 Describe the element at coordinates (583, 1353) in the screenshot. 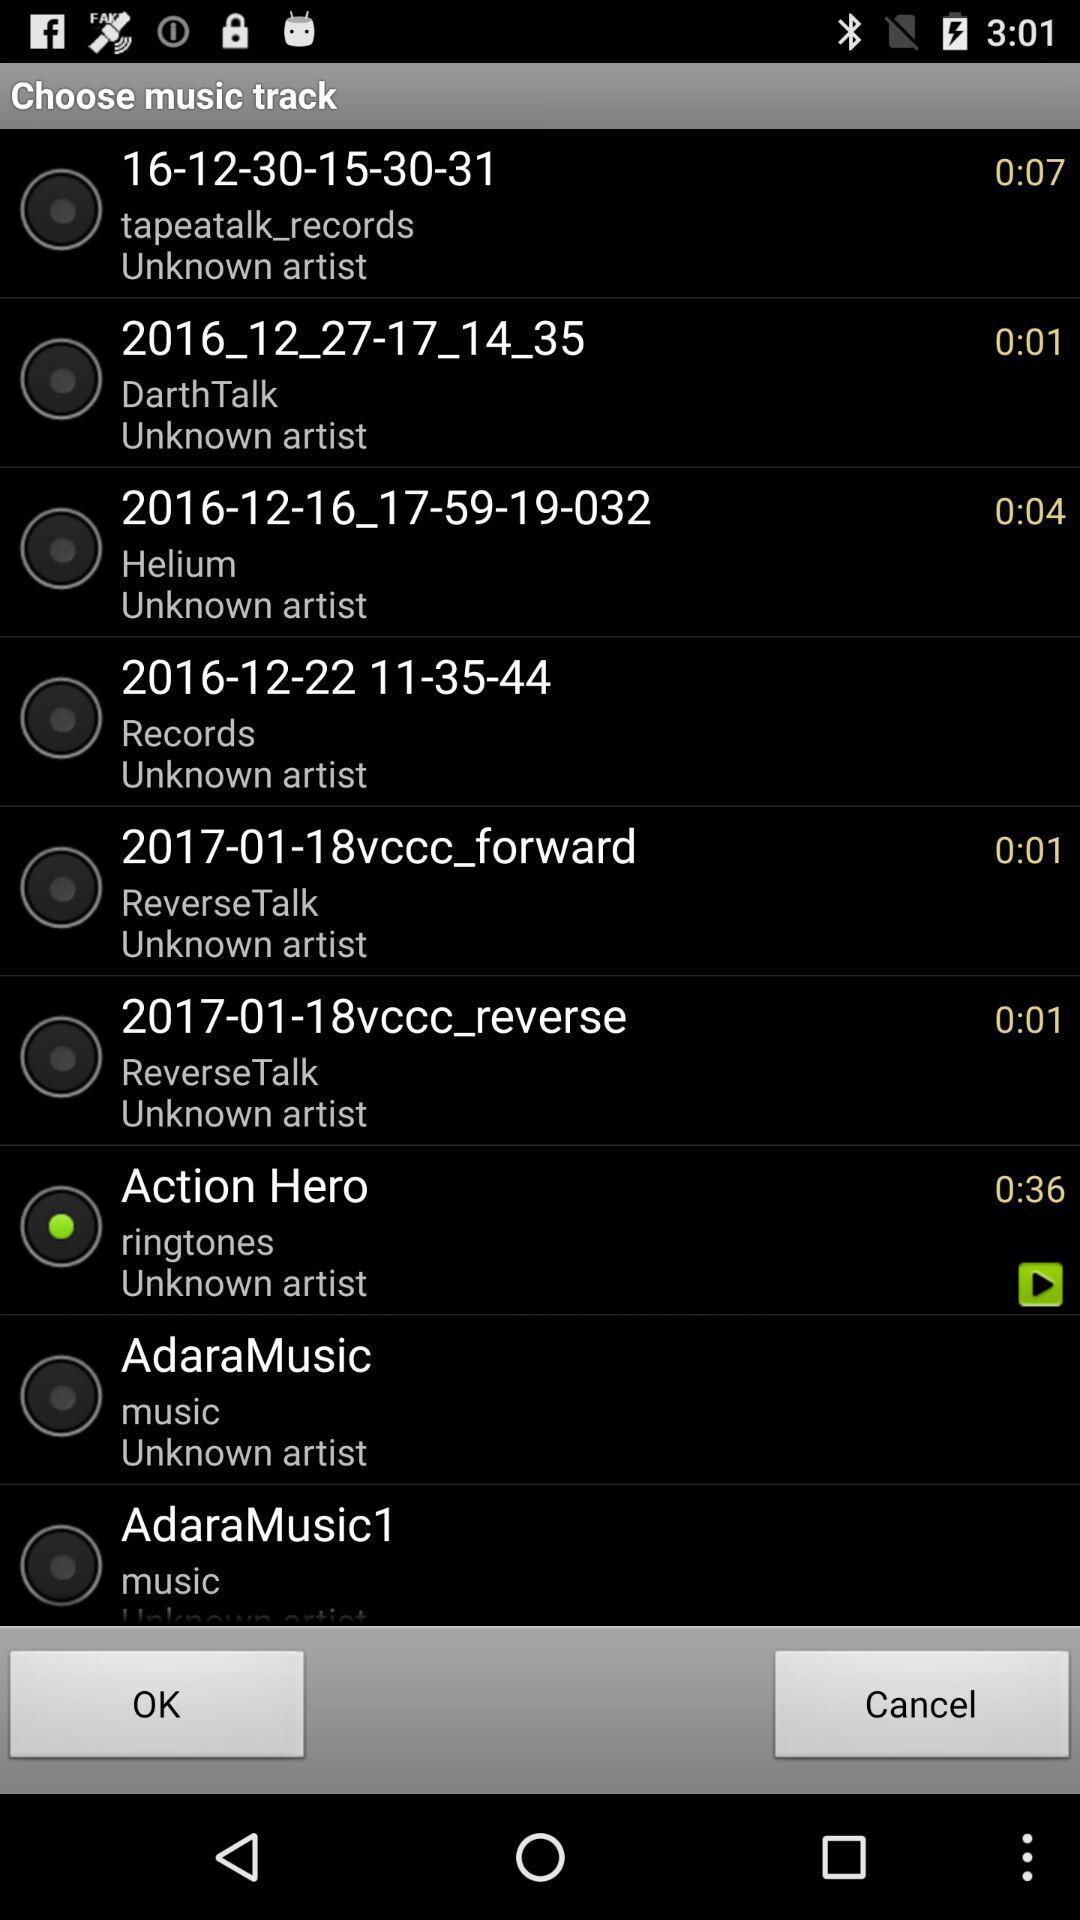

I see `the adaramusic item` at that location.